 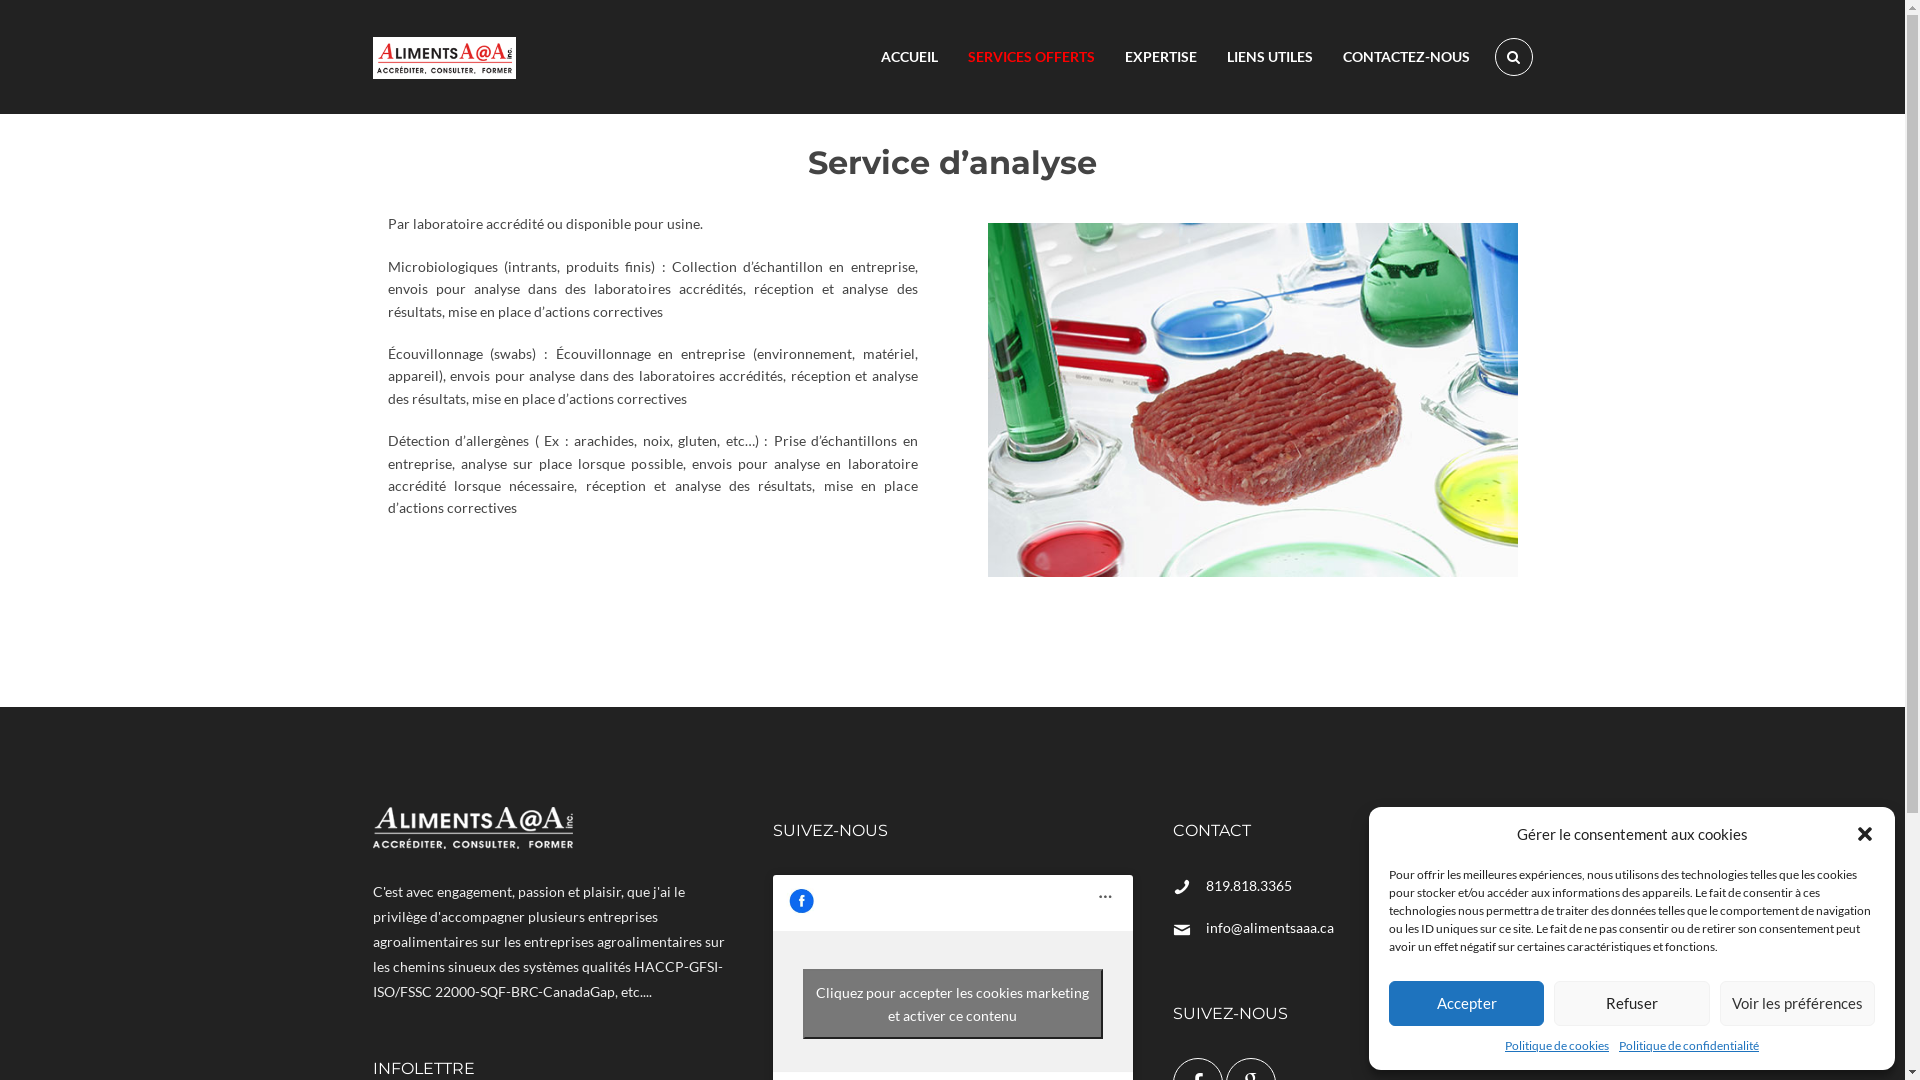 What do you see at coordinates (1405, 56) in the screenshot?
I see `'CONTACTEZ-NOUS'` at bounding box center [1405, 56].